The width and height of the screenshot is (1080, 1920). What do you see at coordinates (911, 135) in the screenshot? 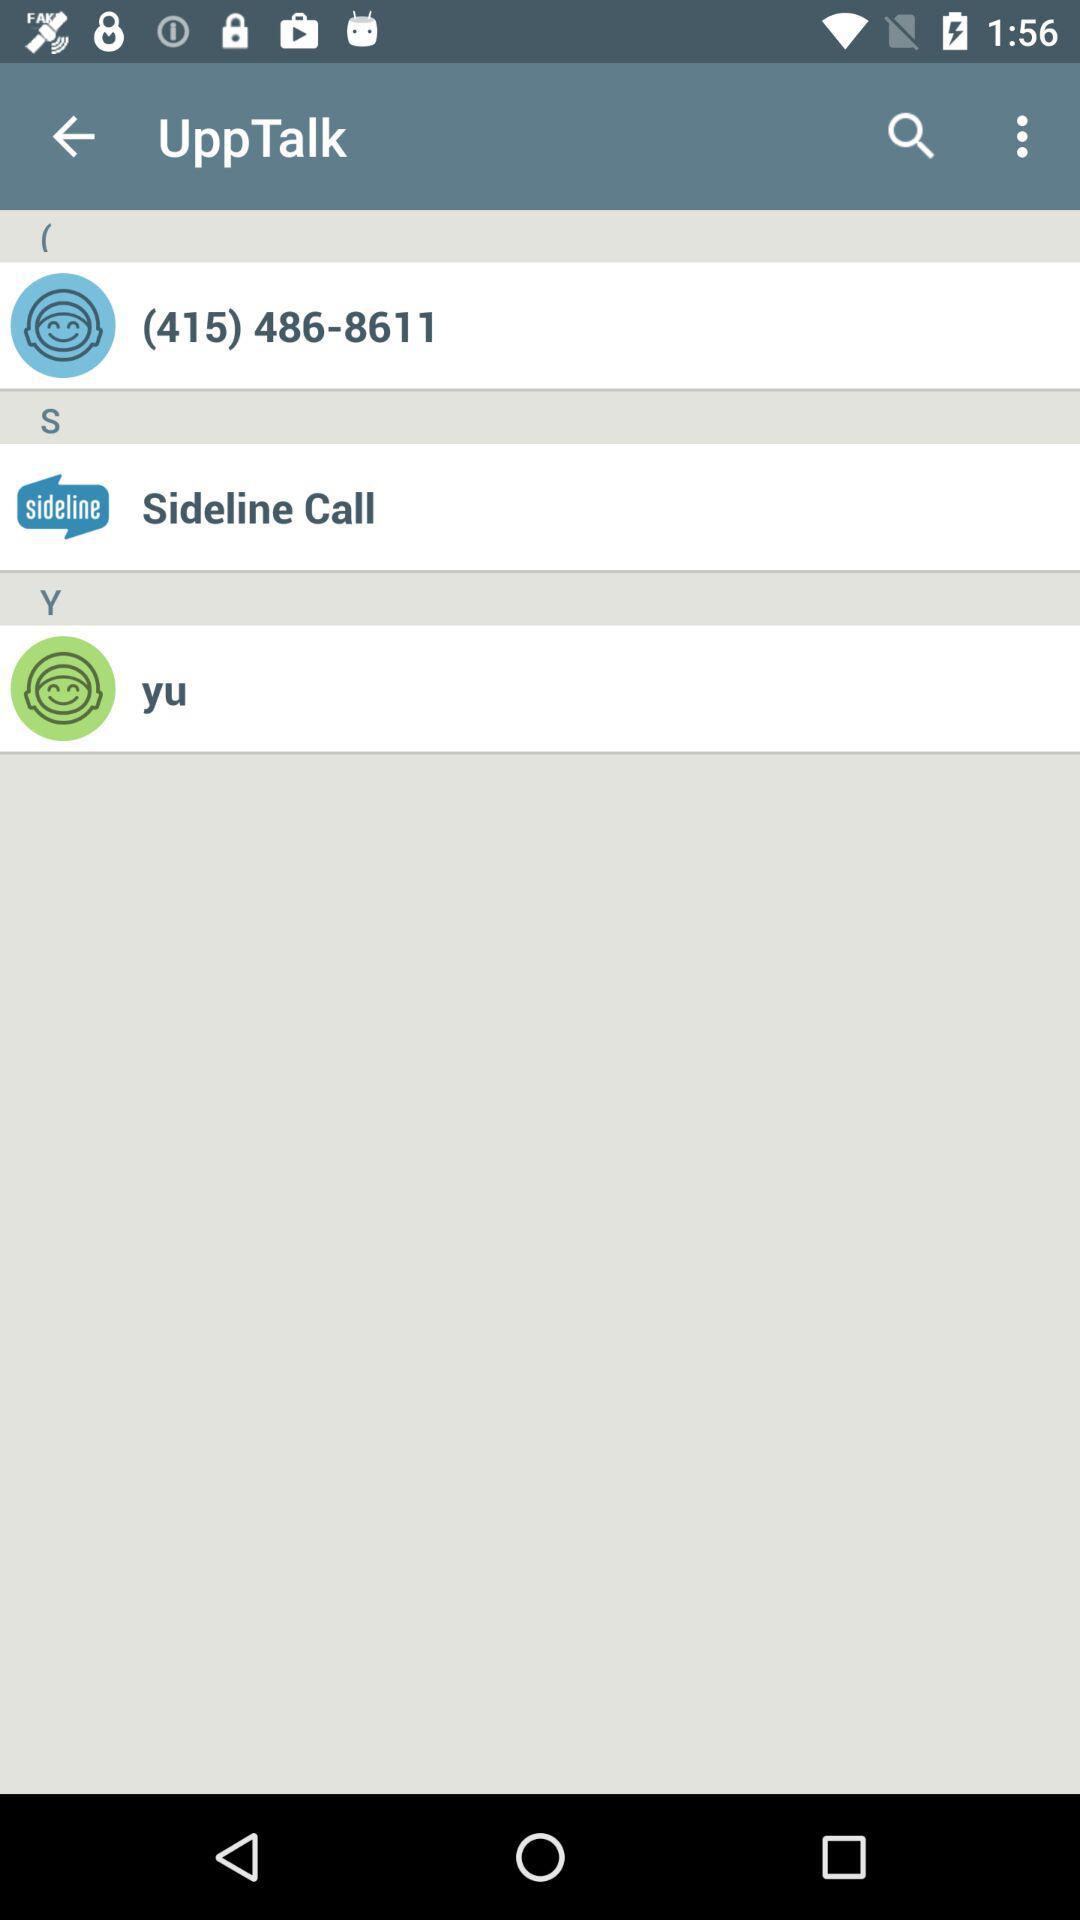
I see `the icon above (415) 486-8611` at bounding box center [911, 135].